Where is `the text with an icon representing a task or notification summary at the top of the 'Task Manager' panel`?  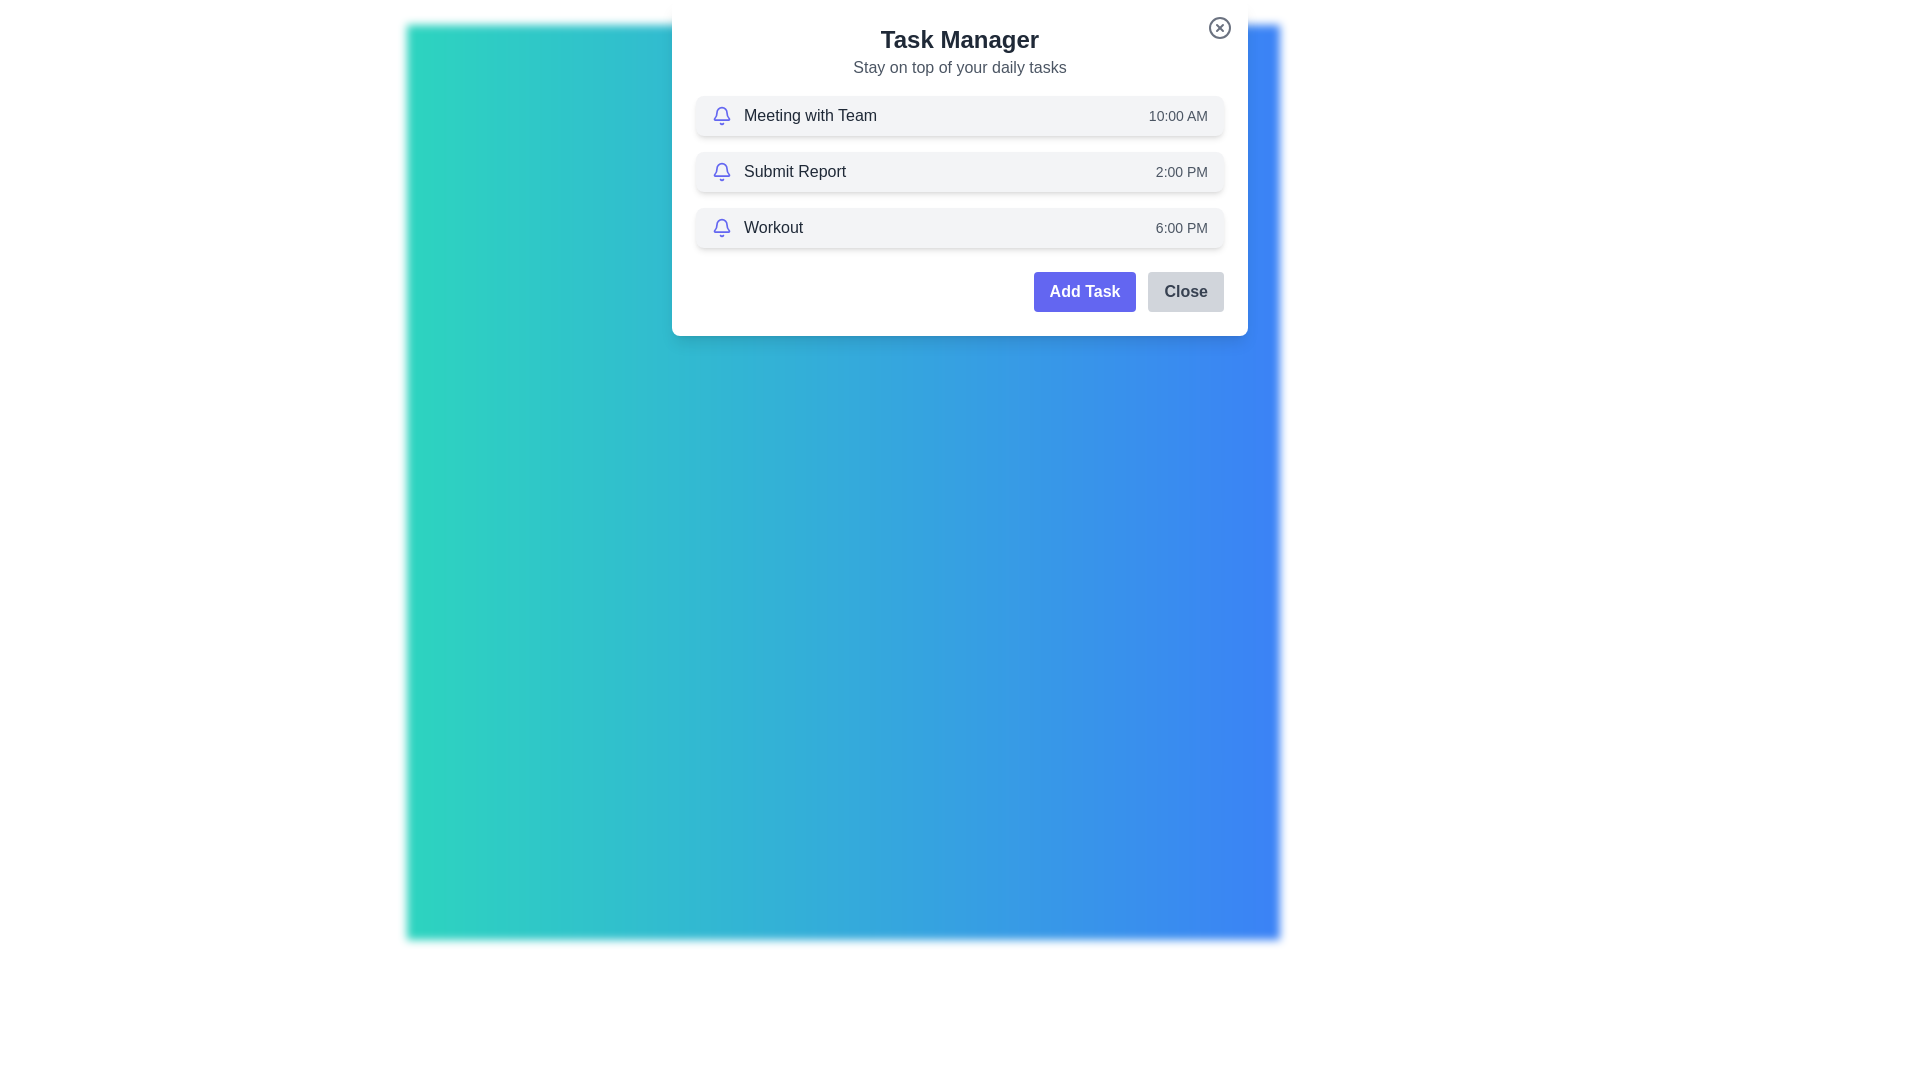 the text with an icon representing a task or notification summary at the top of the 'Task Manager' panel is located at coordinates (793, 115).